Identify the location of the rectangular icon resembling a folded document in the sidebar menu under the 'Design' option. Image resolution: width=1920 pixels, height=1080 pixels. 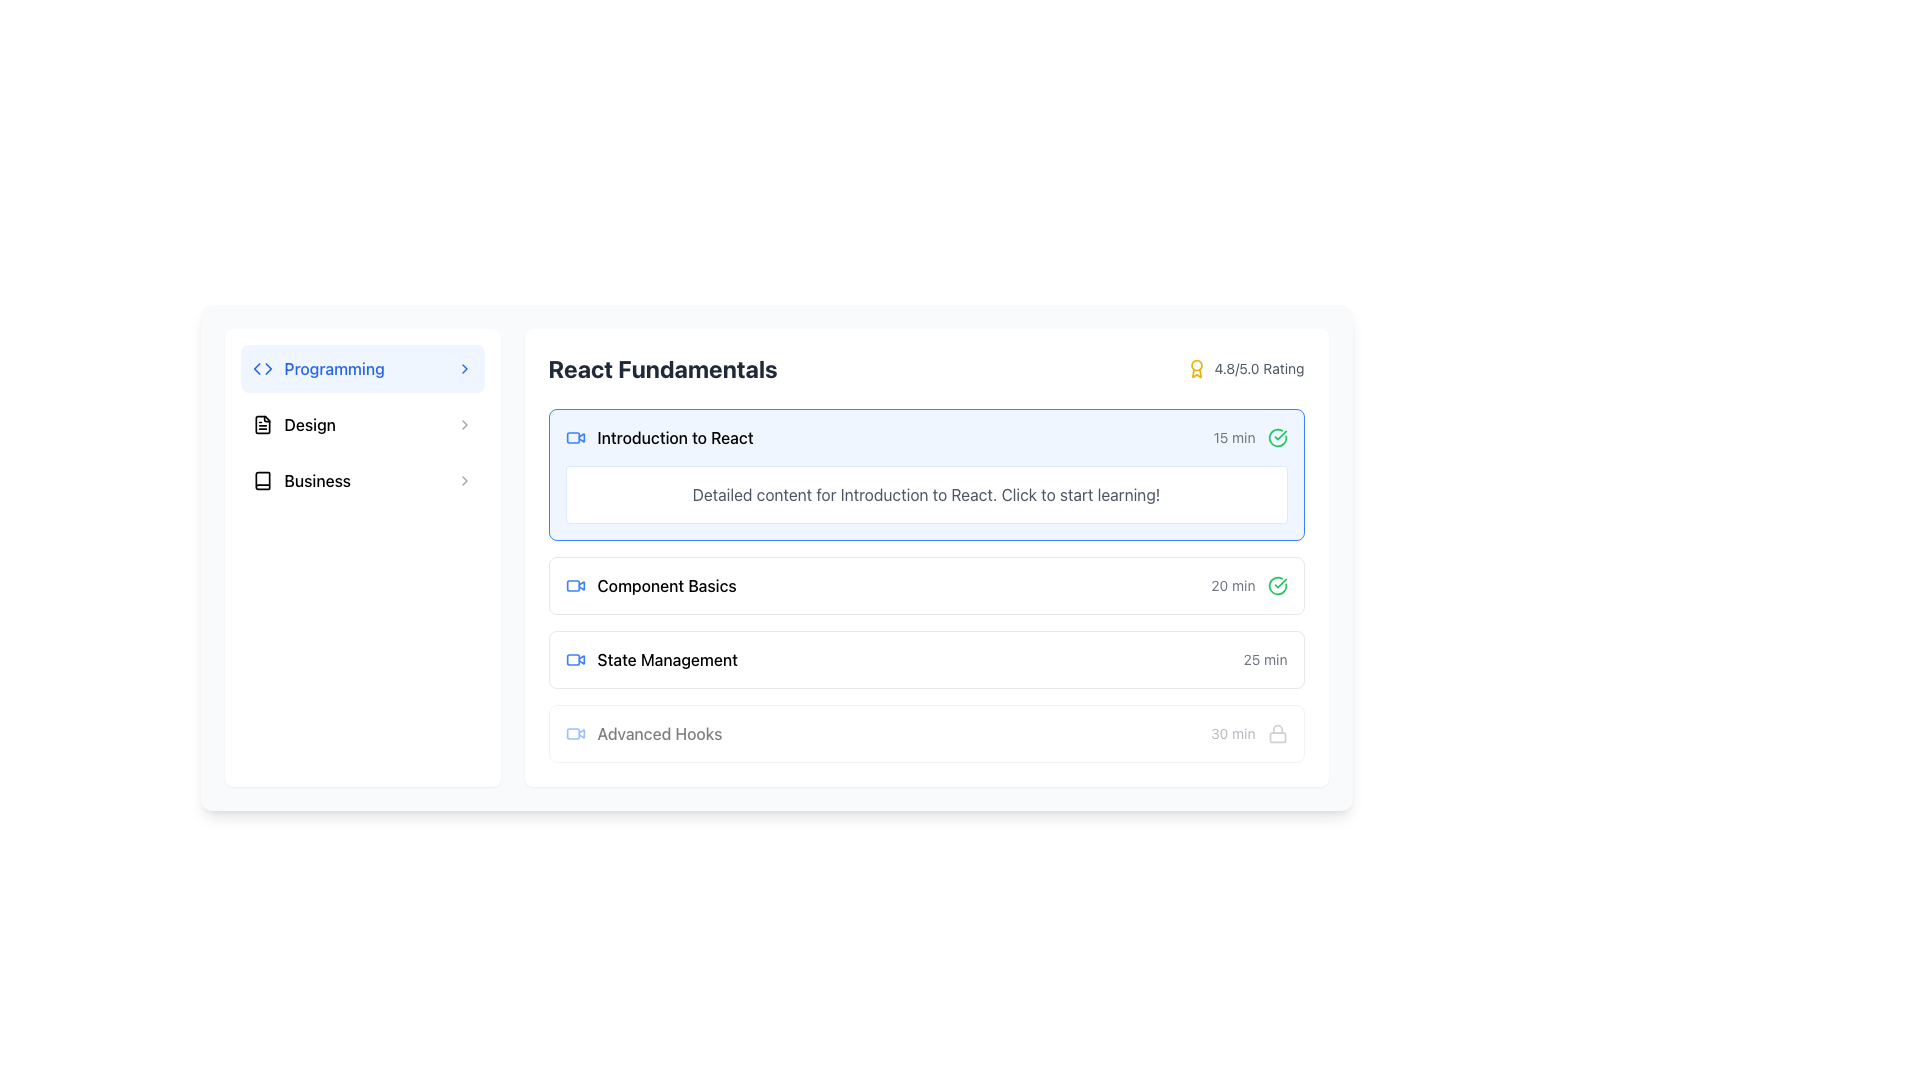
(261, 423).